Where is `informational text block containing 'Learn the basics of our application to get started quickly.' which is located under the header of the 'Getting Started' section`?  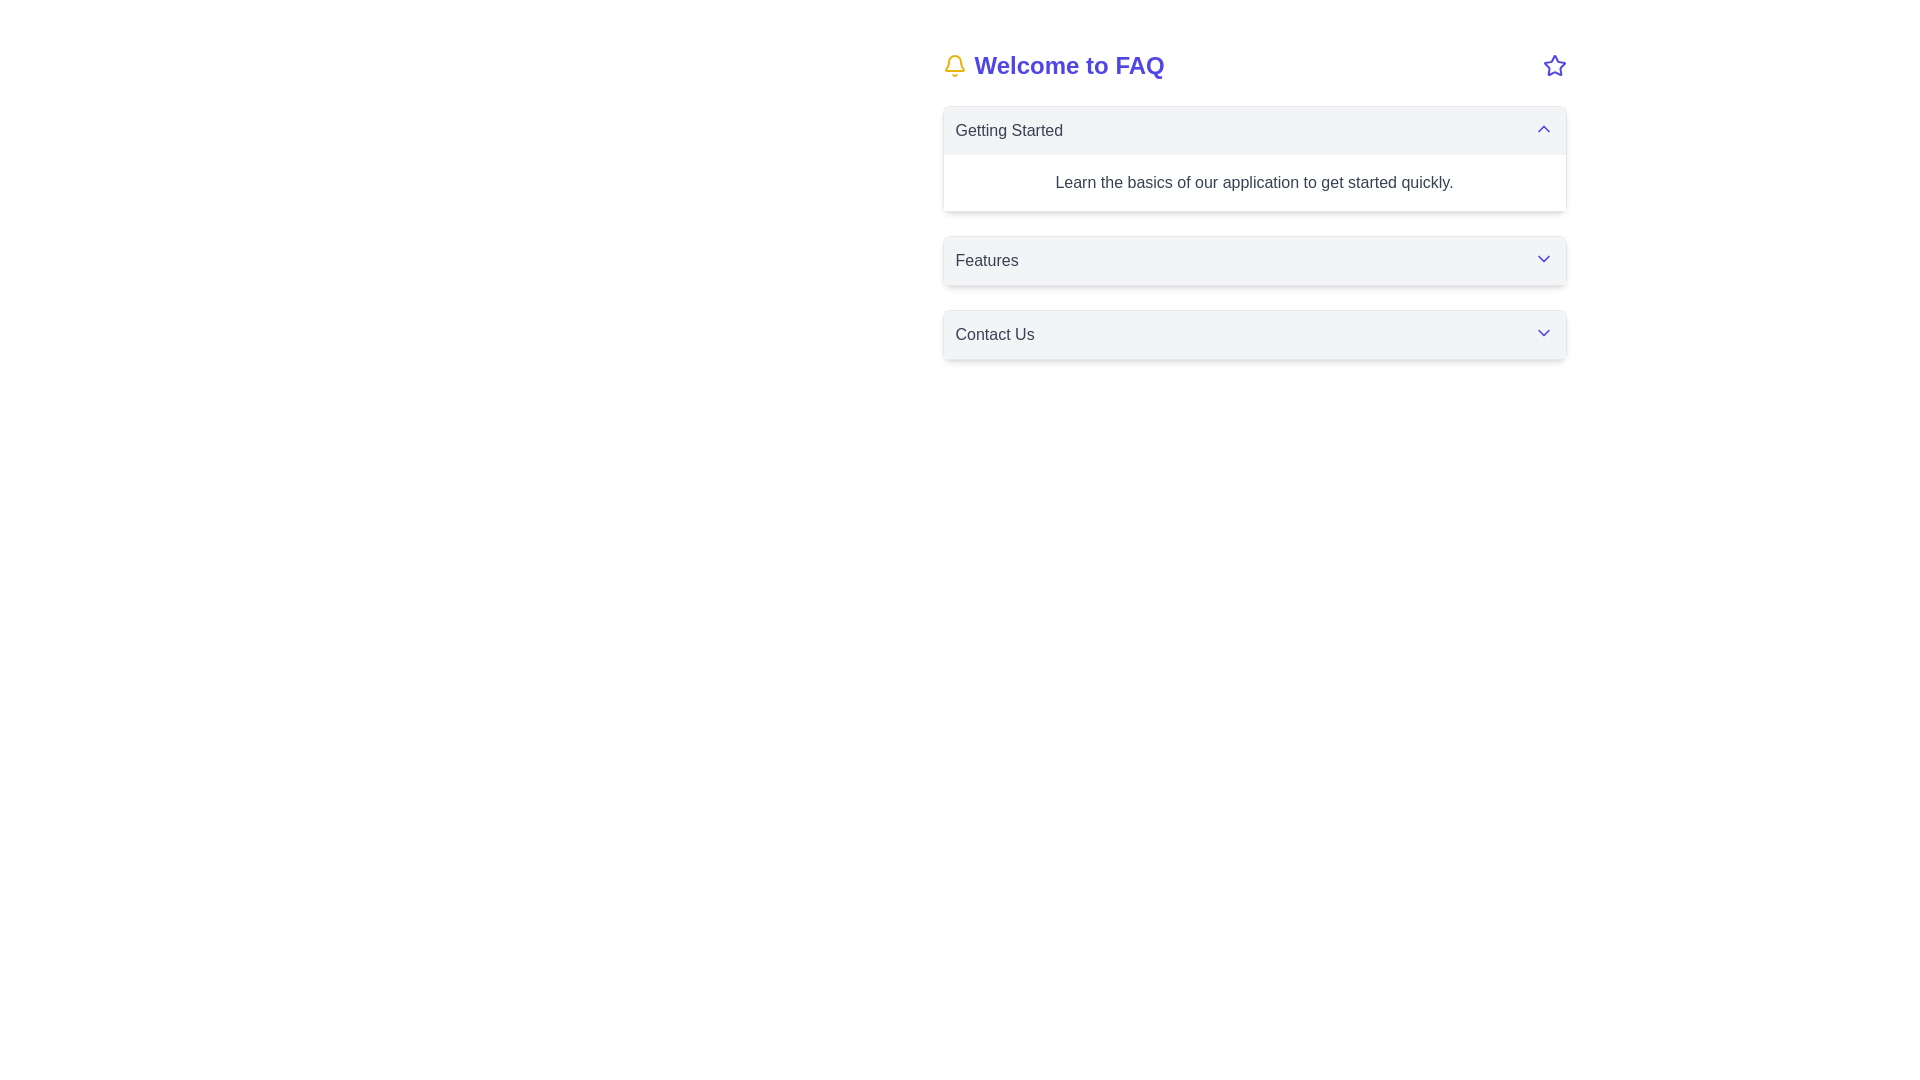
informational text block containing 'Learn the basics of our application to get started quickly.' which is located under the header of the 'Getting Started' section is located at coordinates (1253, 182).